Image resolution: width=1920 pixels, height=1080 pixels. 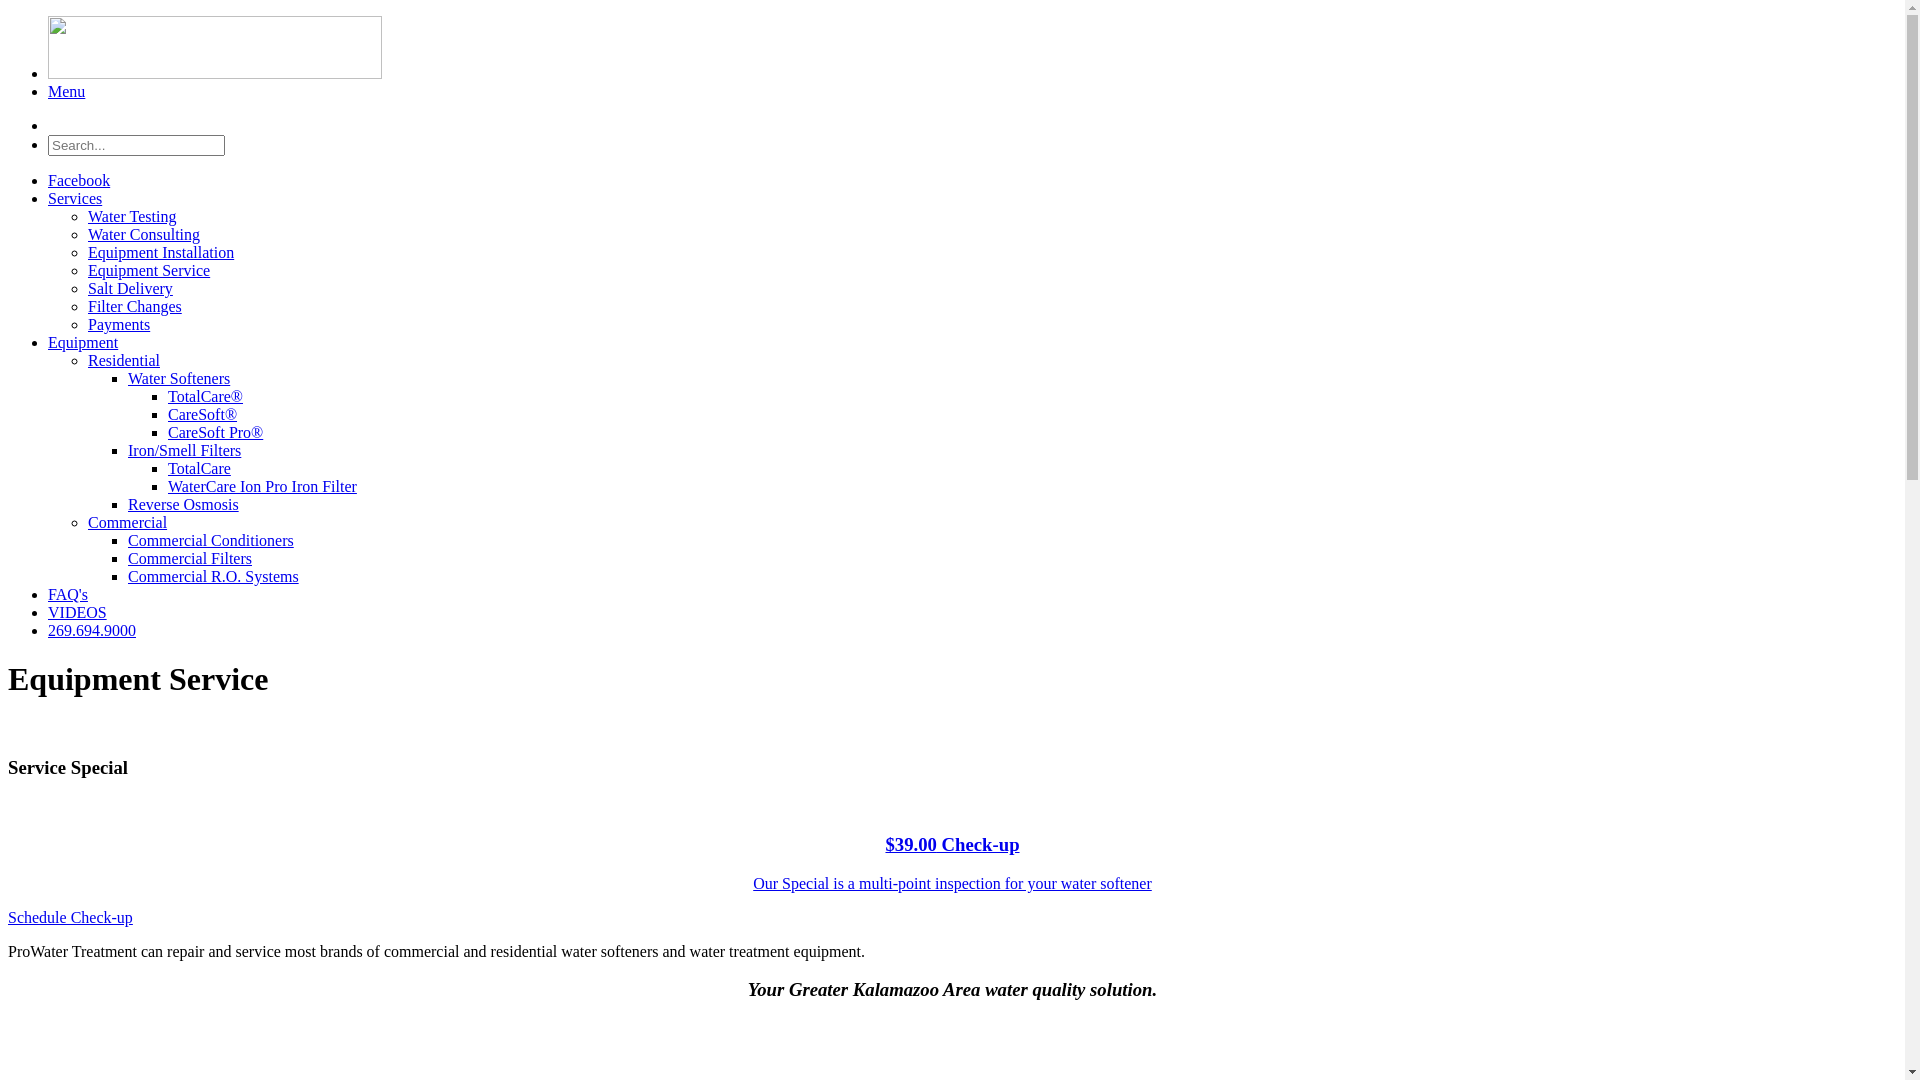 I want to click on 'Water Softeners', so click(x=178, y=378).